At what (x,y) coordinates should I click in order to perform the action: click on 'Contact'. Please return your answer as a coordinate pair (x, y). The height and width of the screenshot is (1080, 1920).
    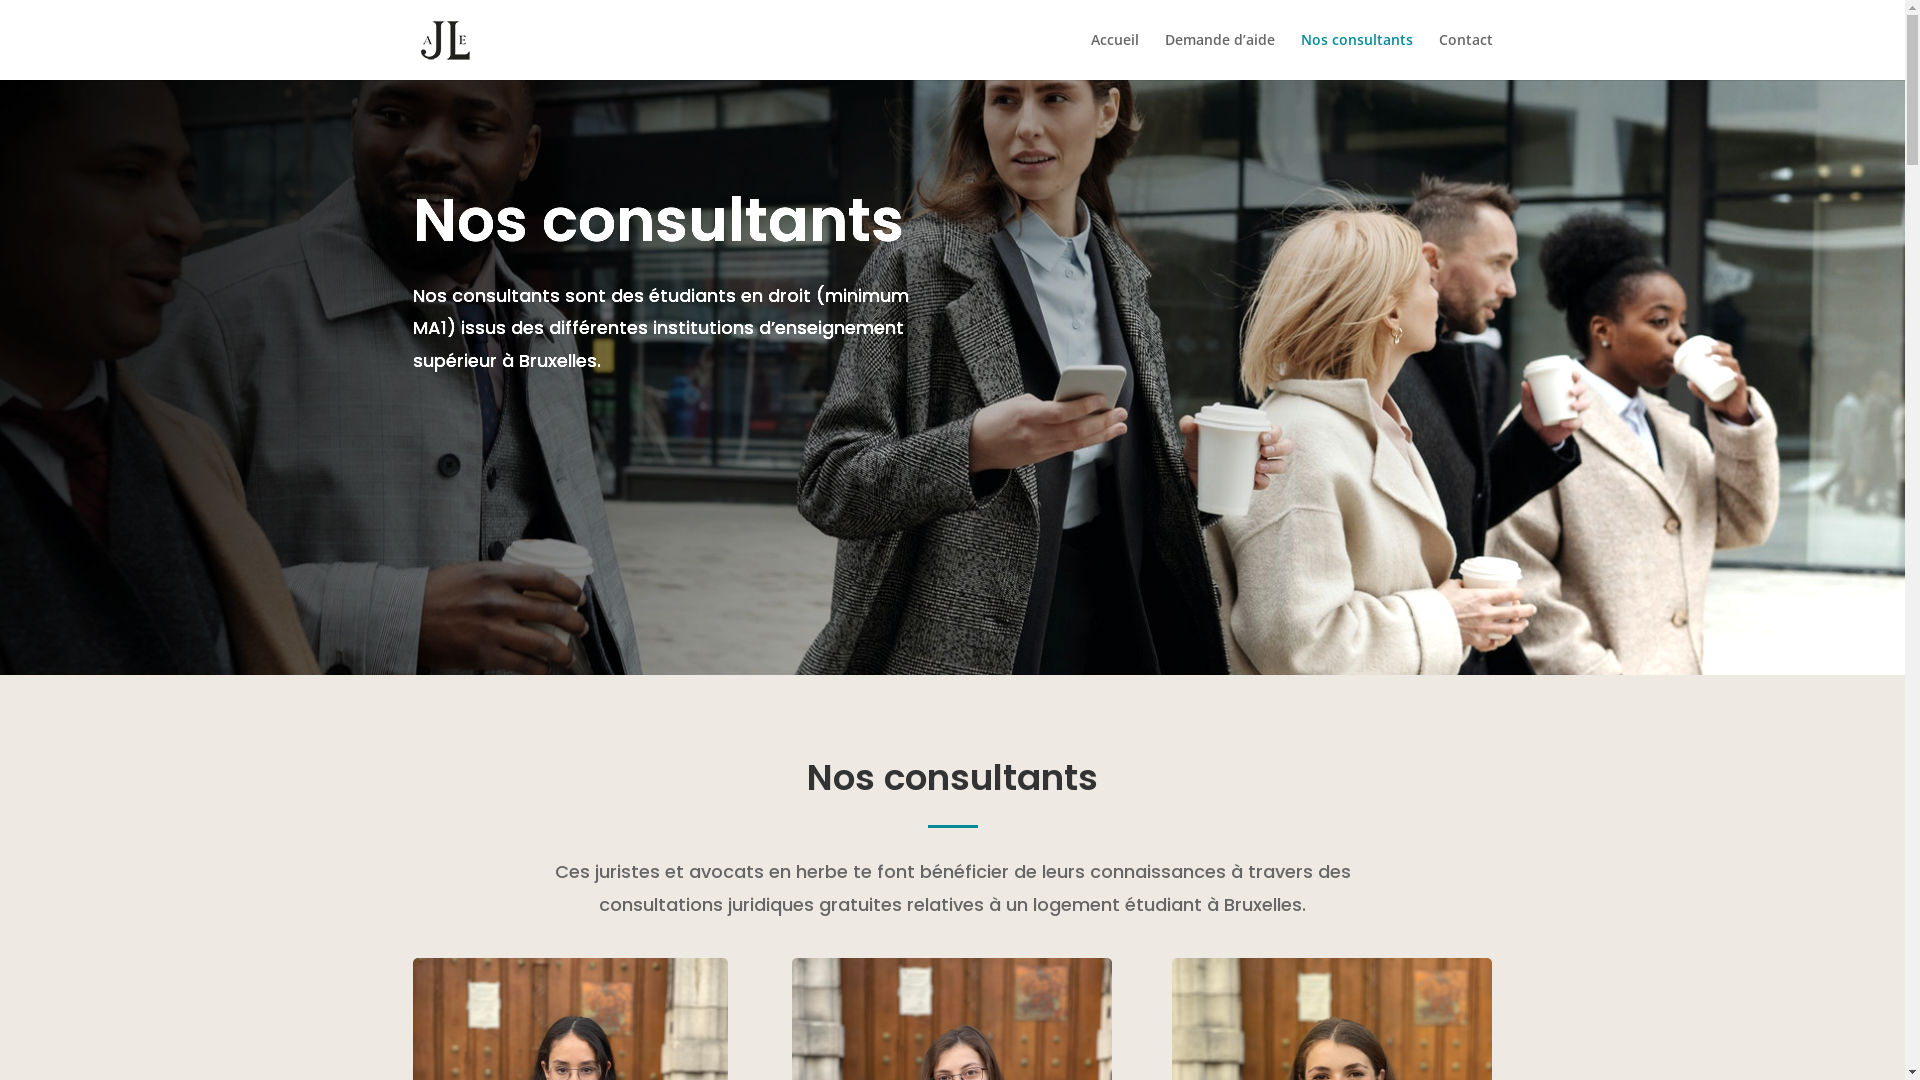
    Looking at the image, I should click on (1464, 55).